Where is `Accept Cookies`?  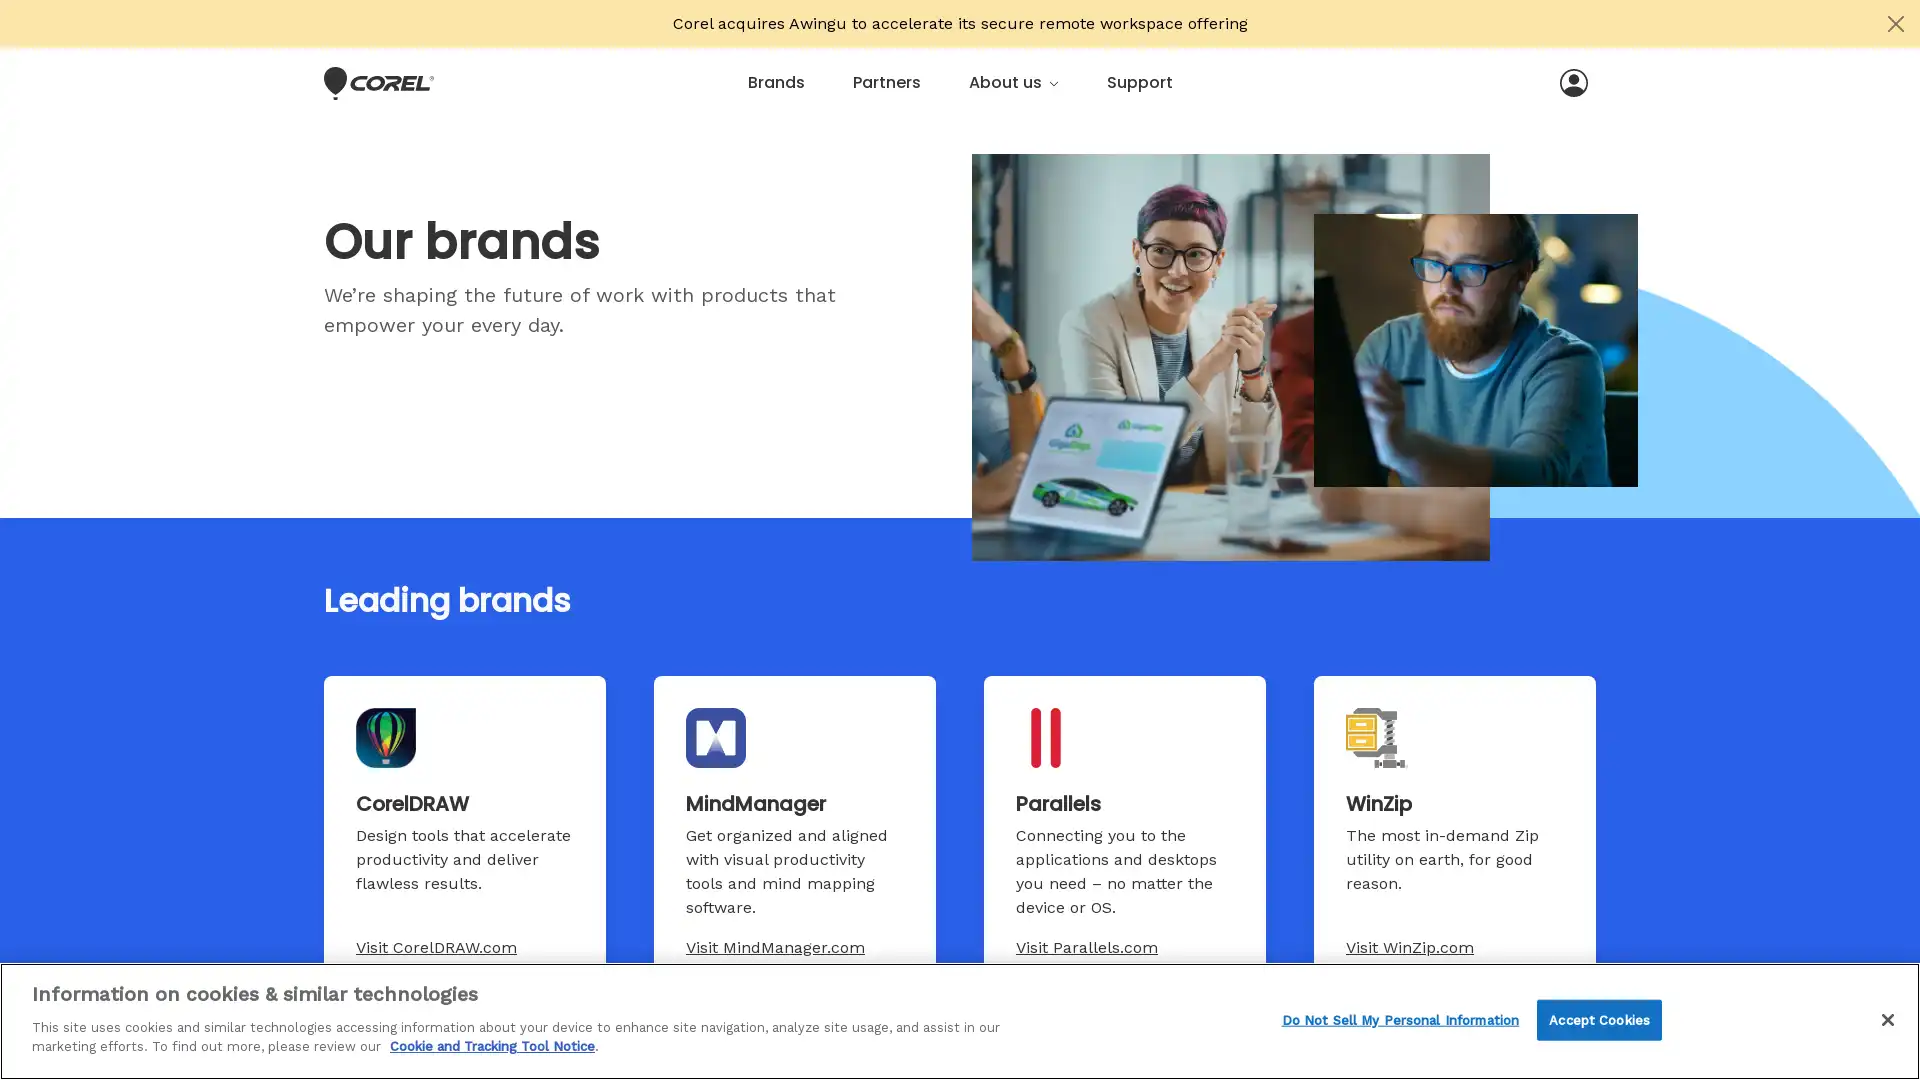
Accept Cookies is located at coordinates (1598, 1019).